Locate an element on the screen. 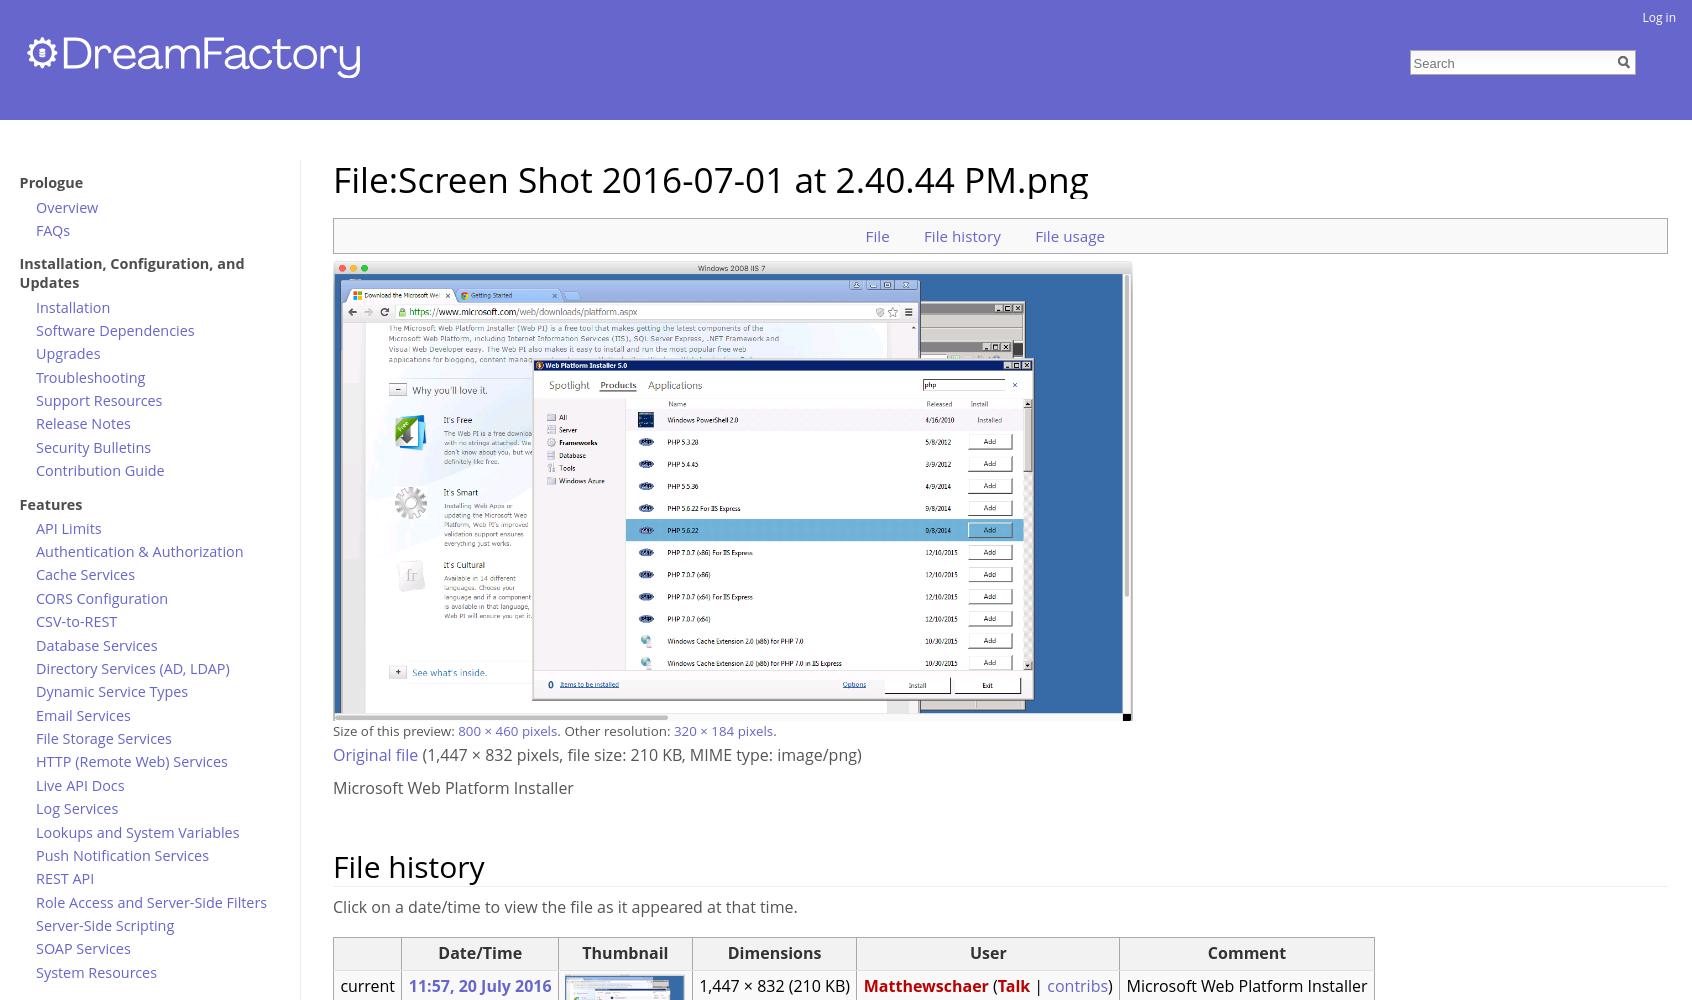  'Dimensions' is located at coordinates (772, 951).